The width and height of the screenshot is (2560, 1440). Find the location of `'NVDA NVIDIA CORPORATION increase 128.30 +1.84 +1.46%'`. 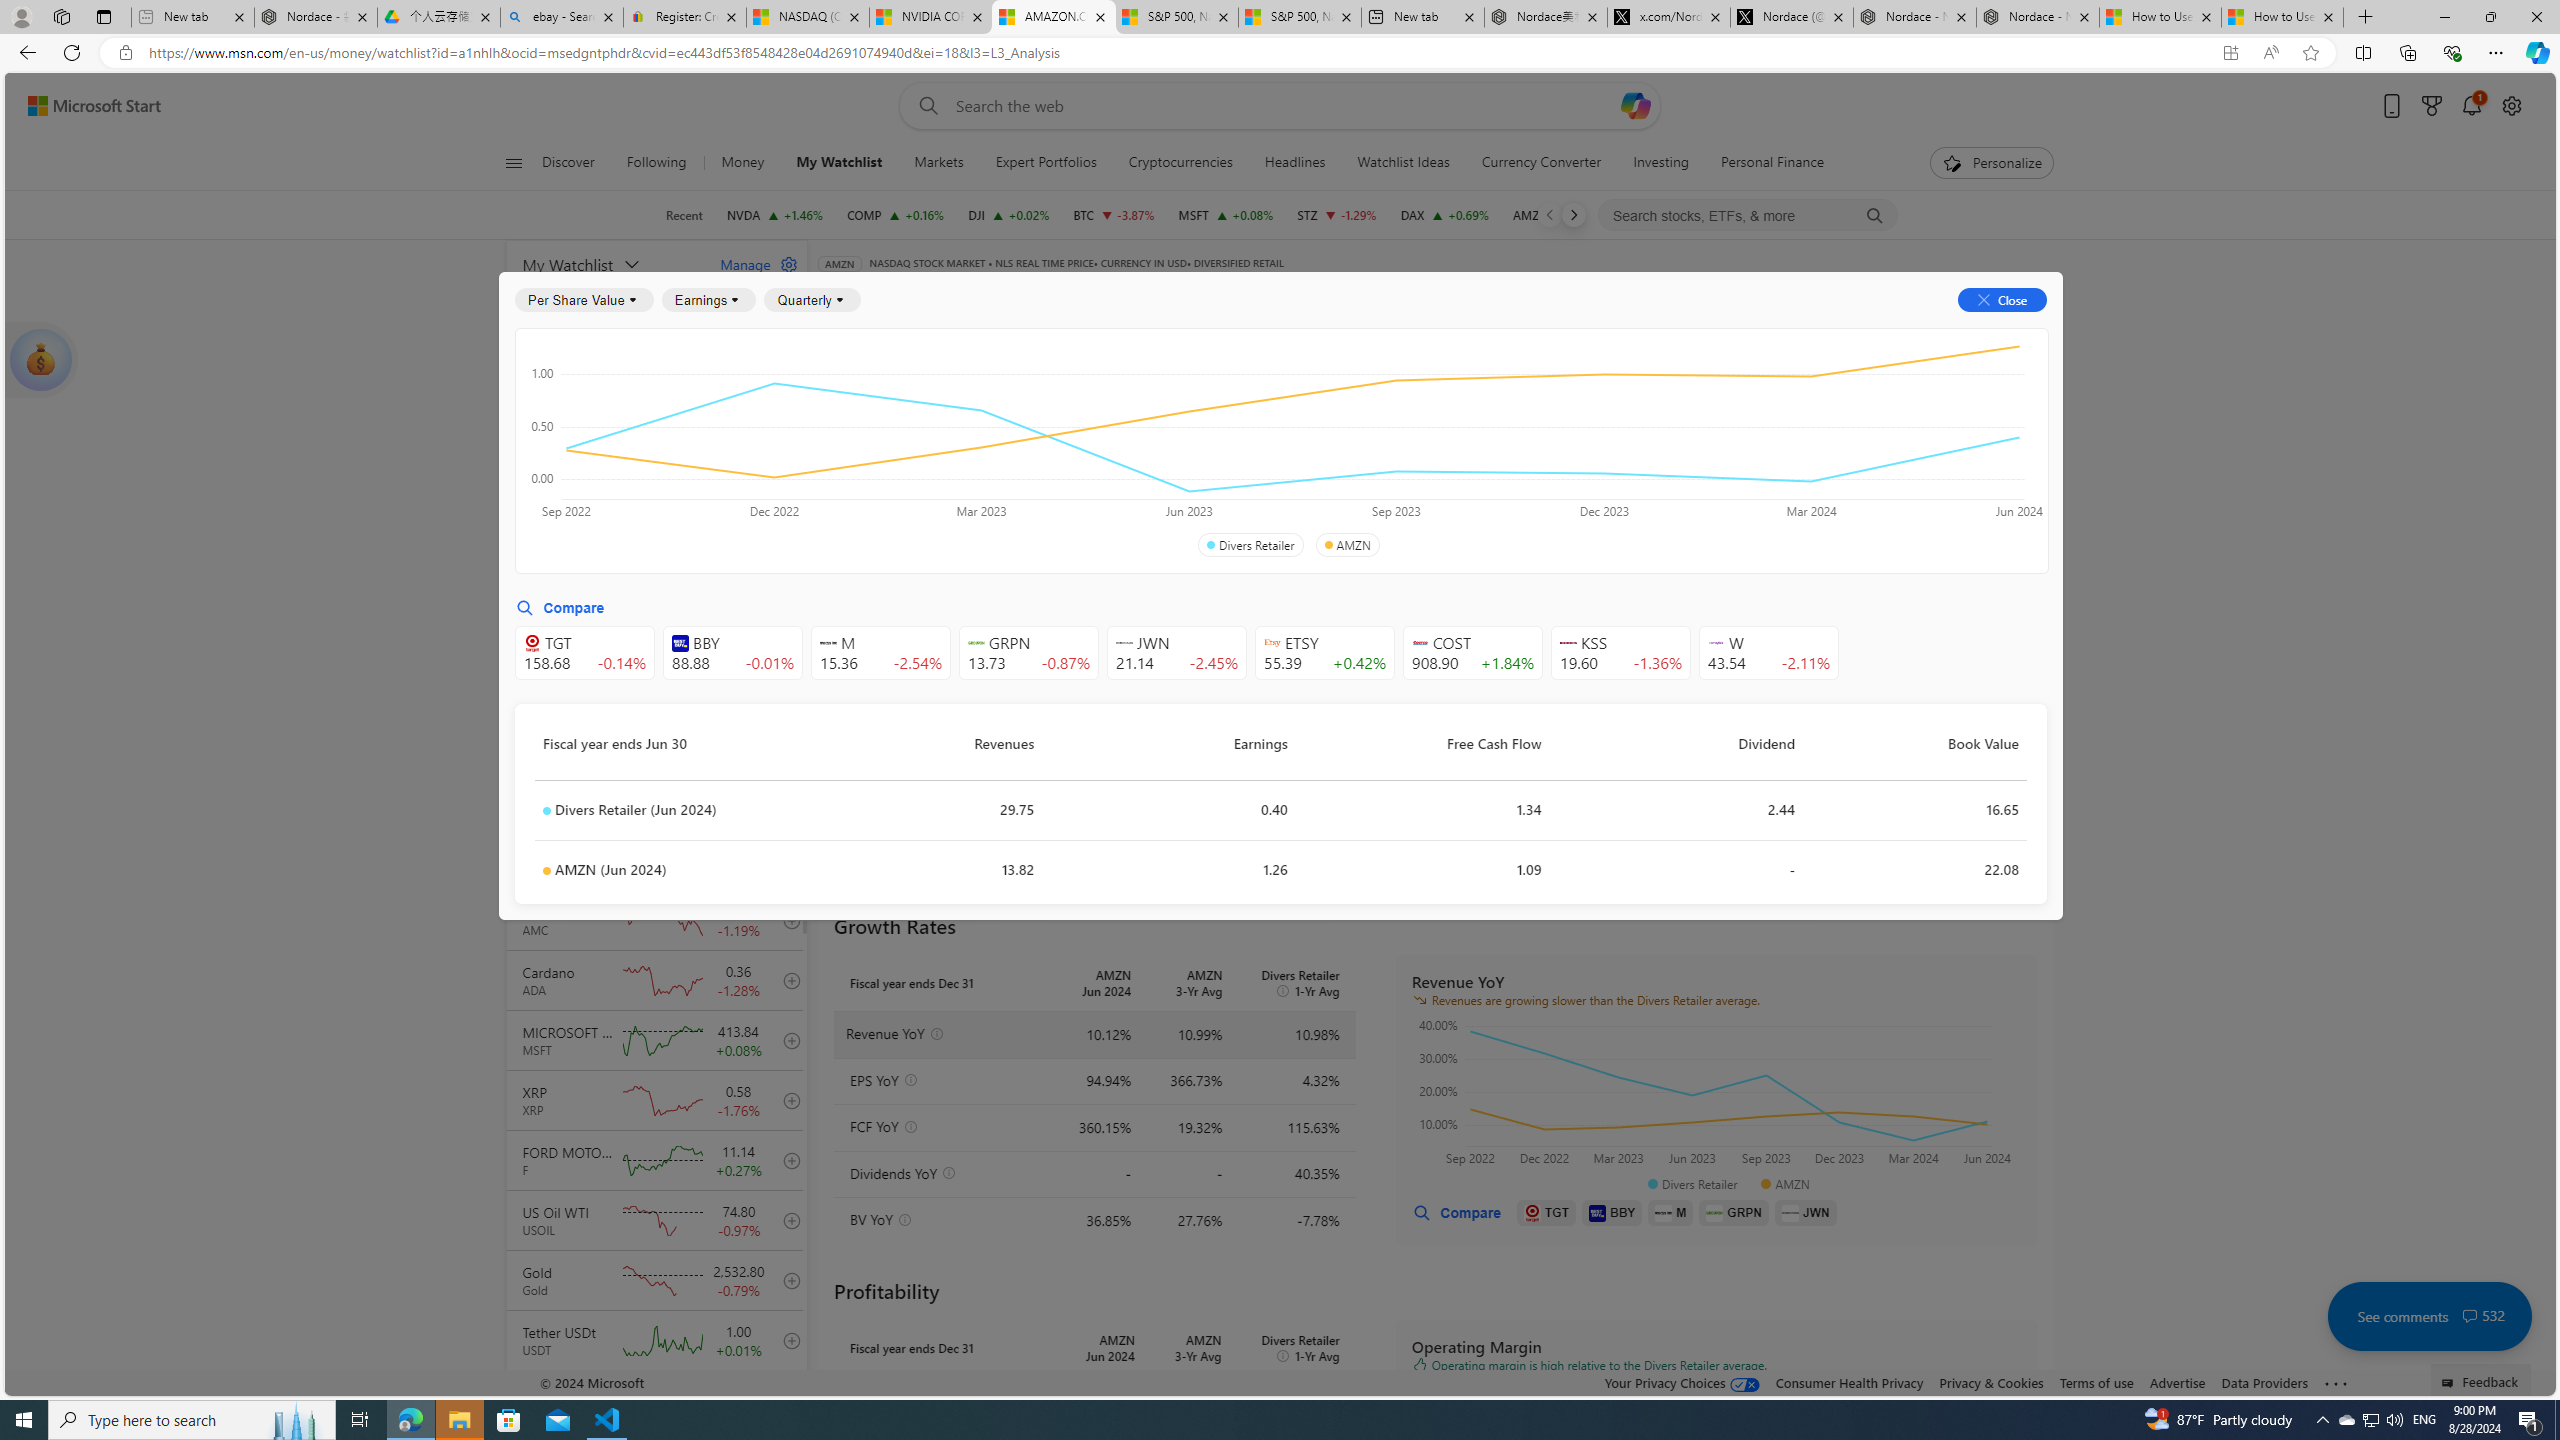

'NVDA NVIDIA CORPORATION increase 128.30 +1.84 +1.46%' is located at coordinates (774, 214).